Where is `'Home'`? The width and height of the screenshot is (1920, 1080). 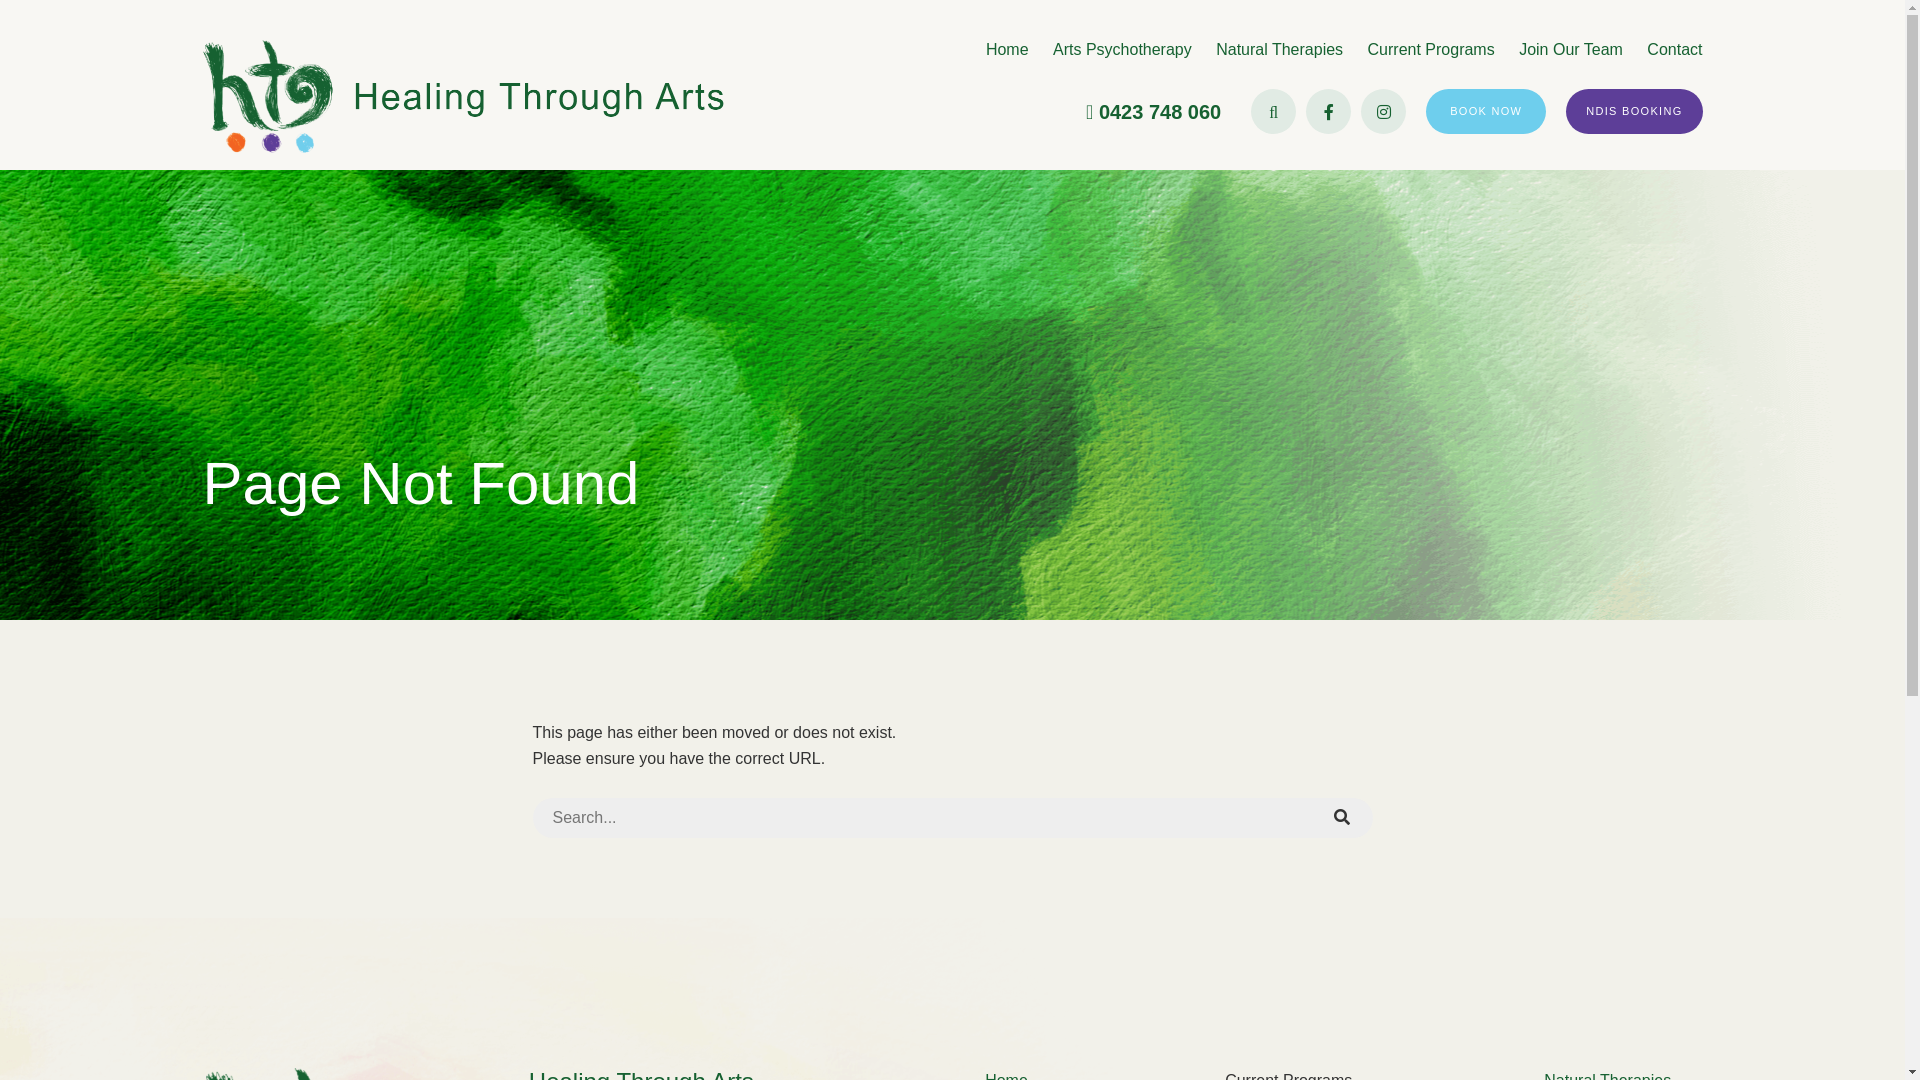 'Home' is located at coordinates (1007, 48).